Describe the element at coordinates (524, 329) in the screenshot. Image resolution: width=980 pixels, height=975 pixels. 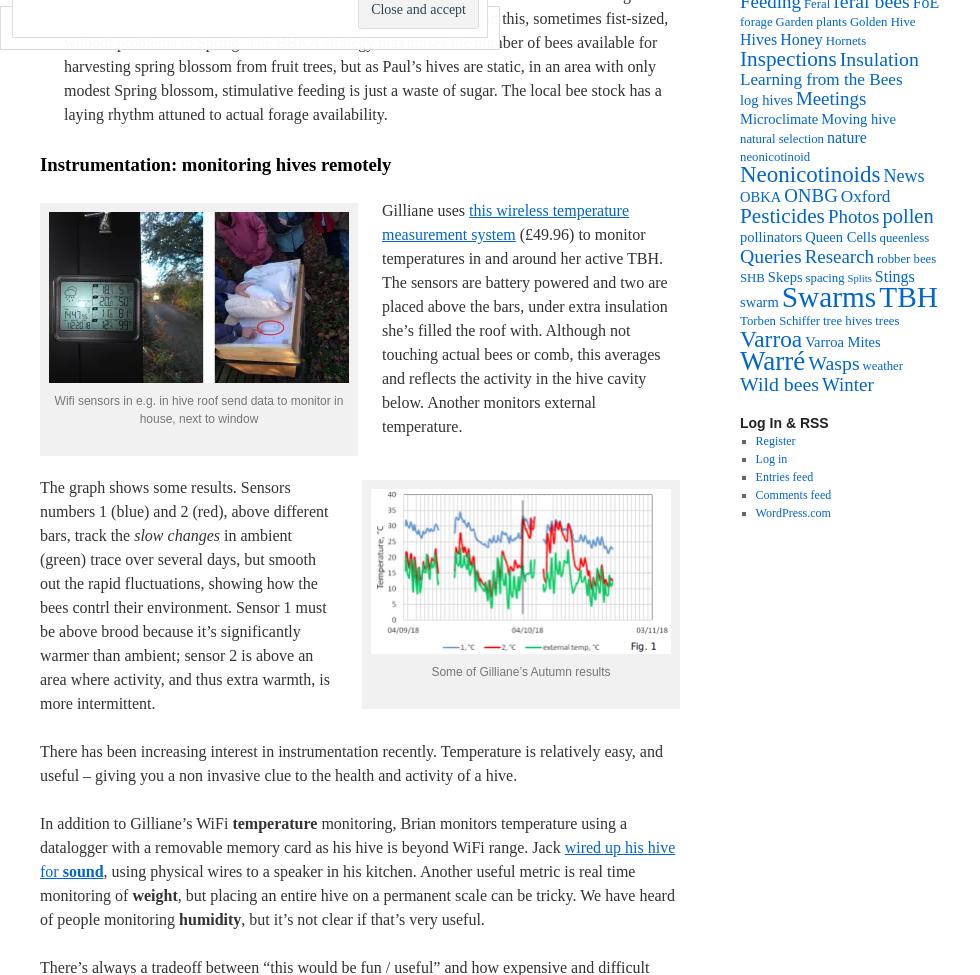
I see `'(£49.96) to monitor temperatures in and around her active TBH. The sensors are battery powered and two are placed above the bars, under extra insulation she’s filled the roof with. Although not touching actual bees or comb, this averages and reflects the activity in the hive cavity below. Another monitors external temperature.'` at that location.